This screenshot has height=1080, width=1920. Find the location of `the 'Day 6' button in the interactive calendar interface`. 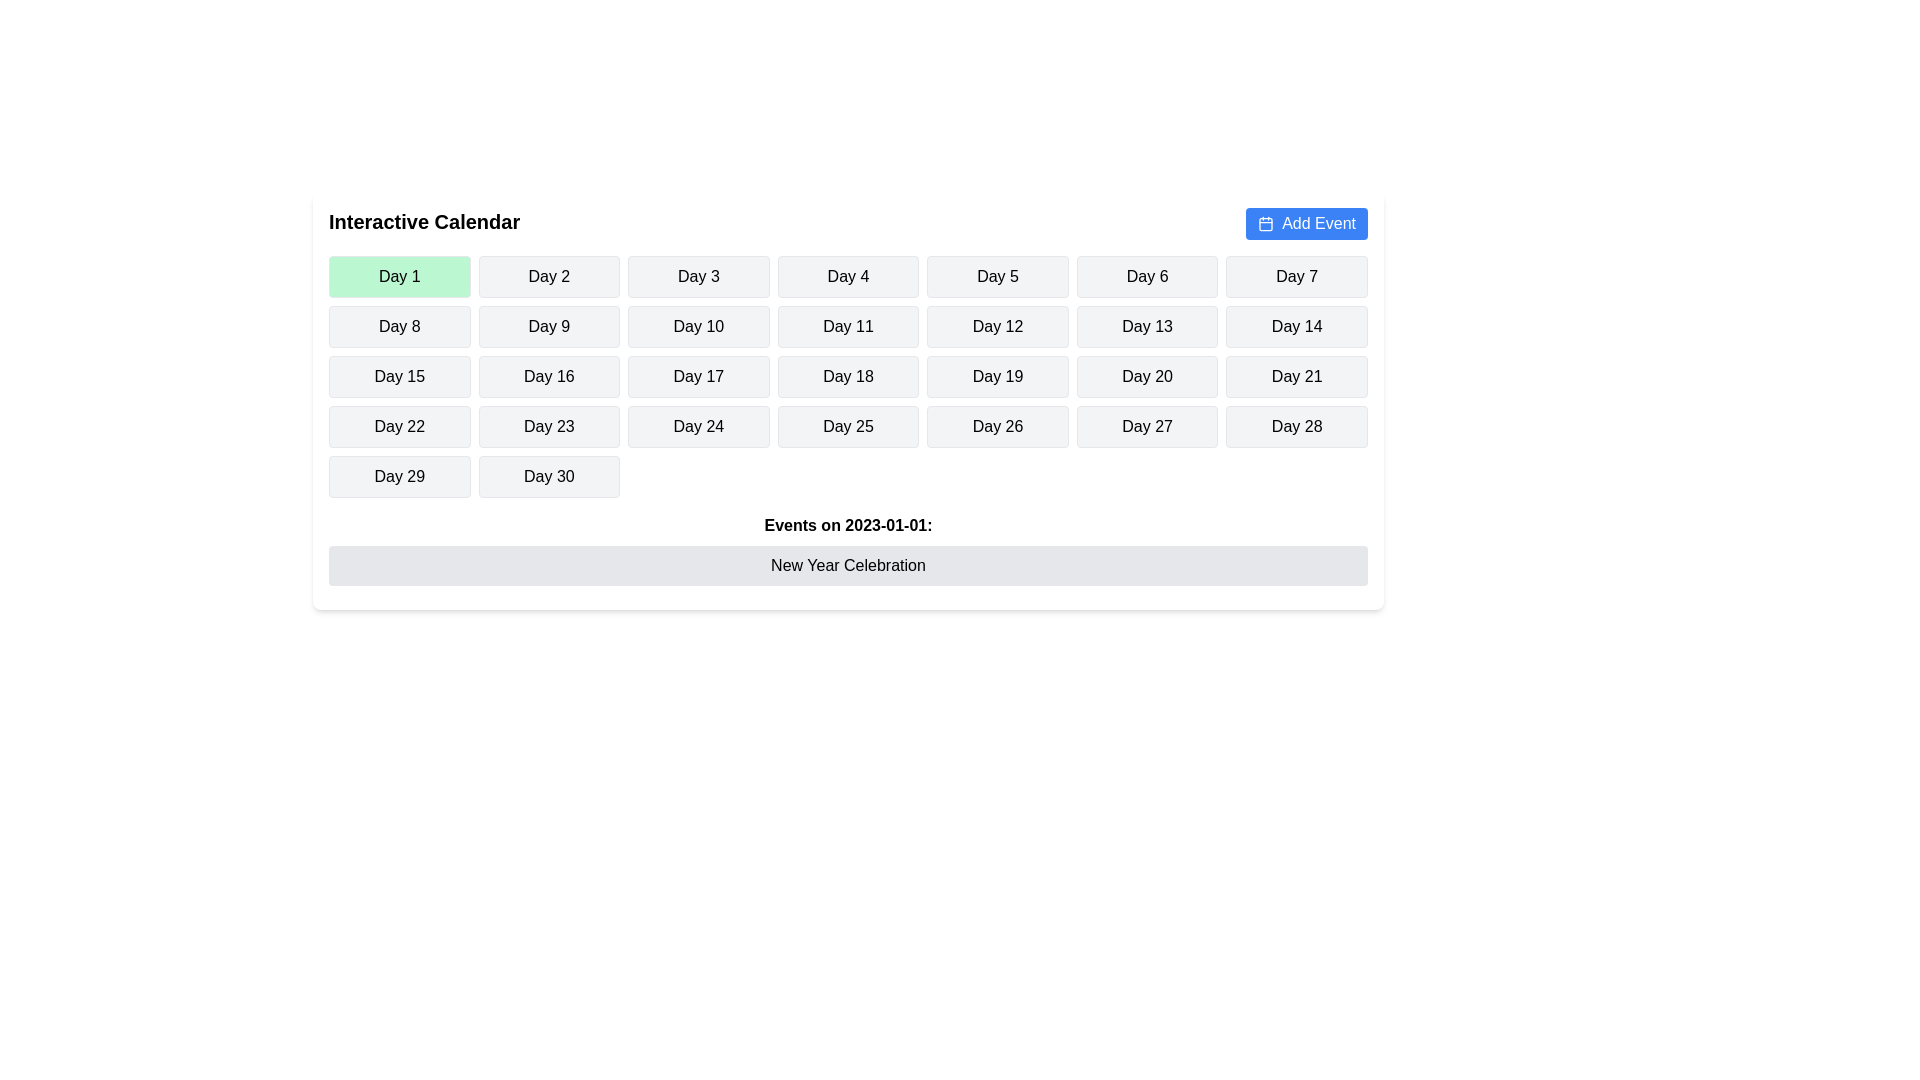

the 'Day 6' button in the interactive calendar interface is located at coordinates (1147, 277).